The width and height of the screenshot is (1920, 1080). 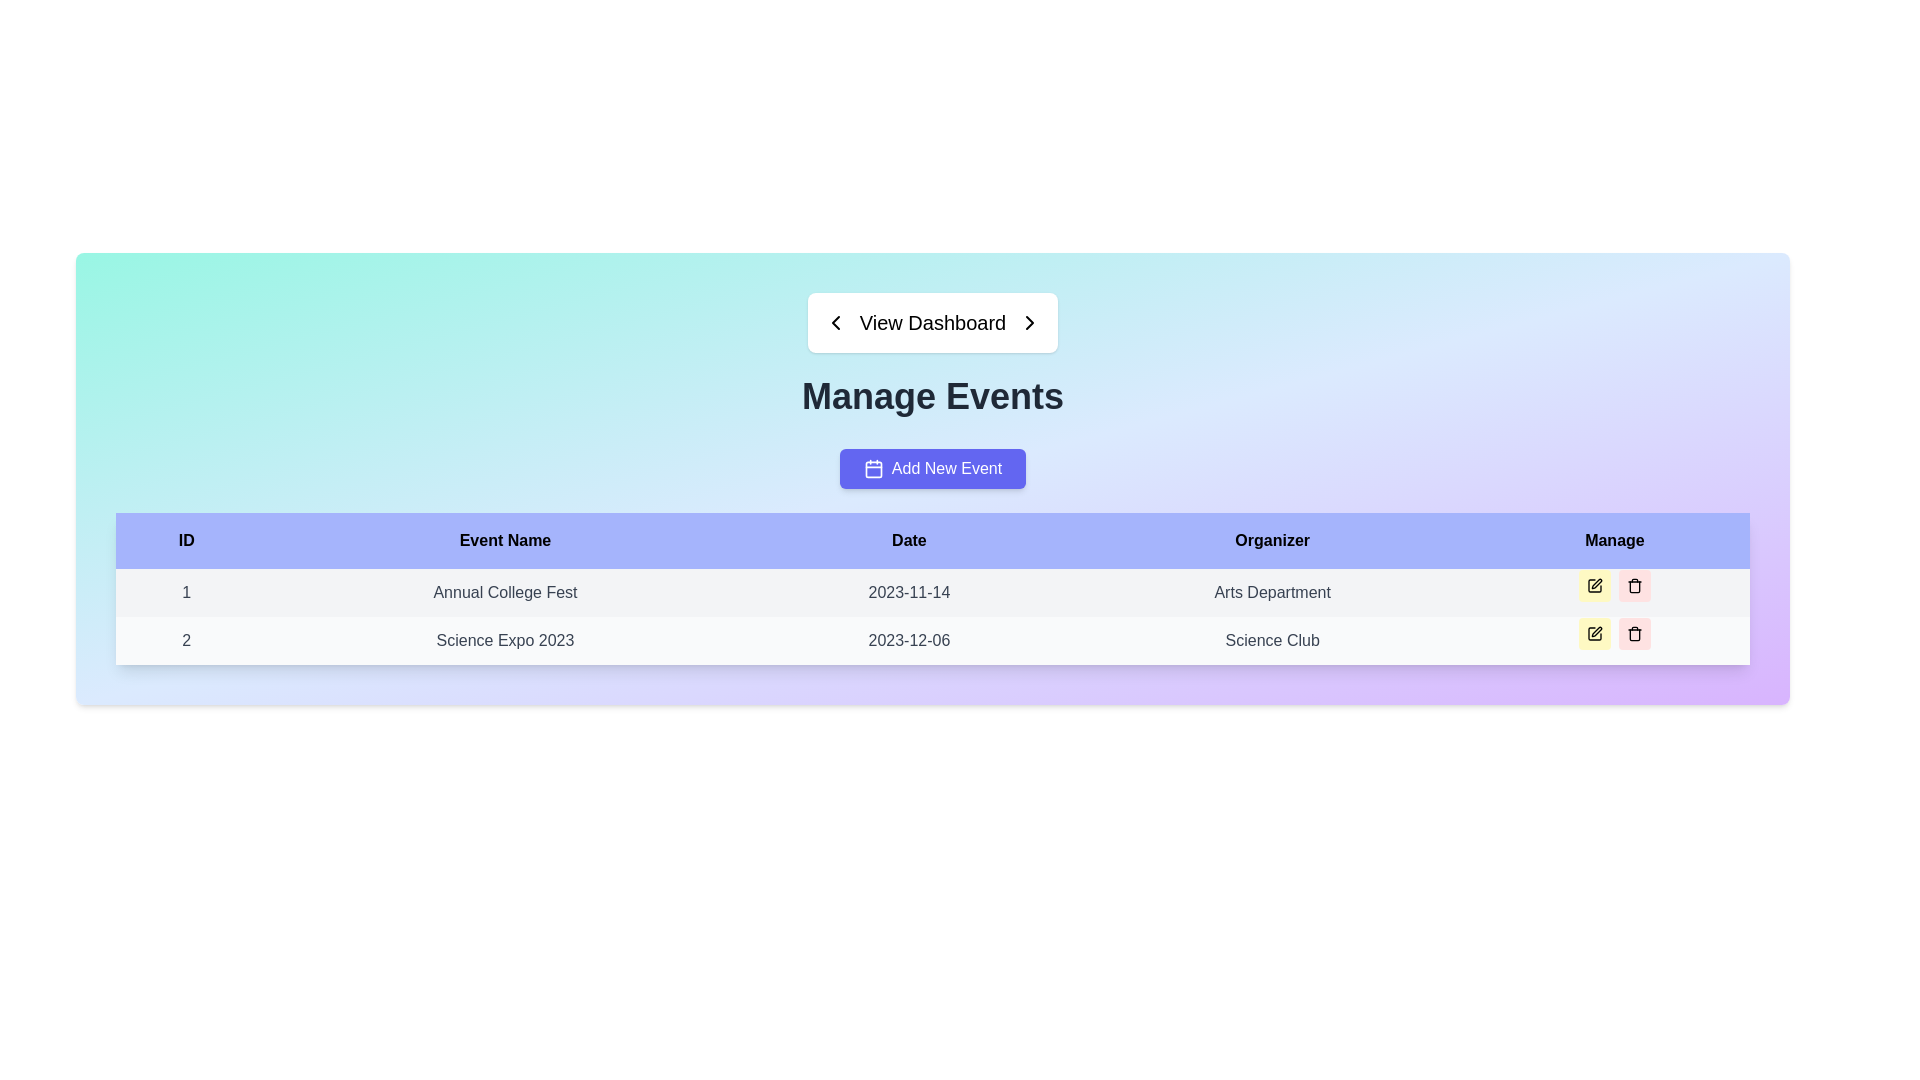 What do you see at coordinates (931, 469) in the screenshot?
I see `the button located below the 'Manage Events' heading and above the event data table` at bounding box center [931, 469].